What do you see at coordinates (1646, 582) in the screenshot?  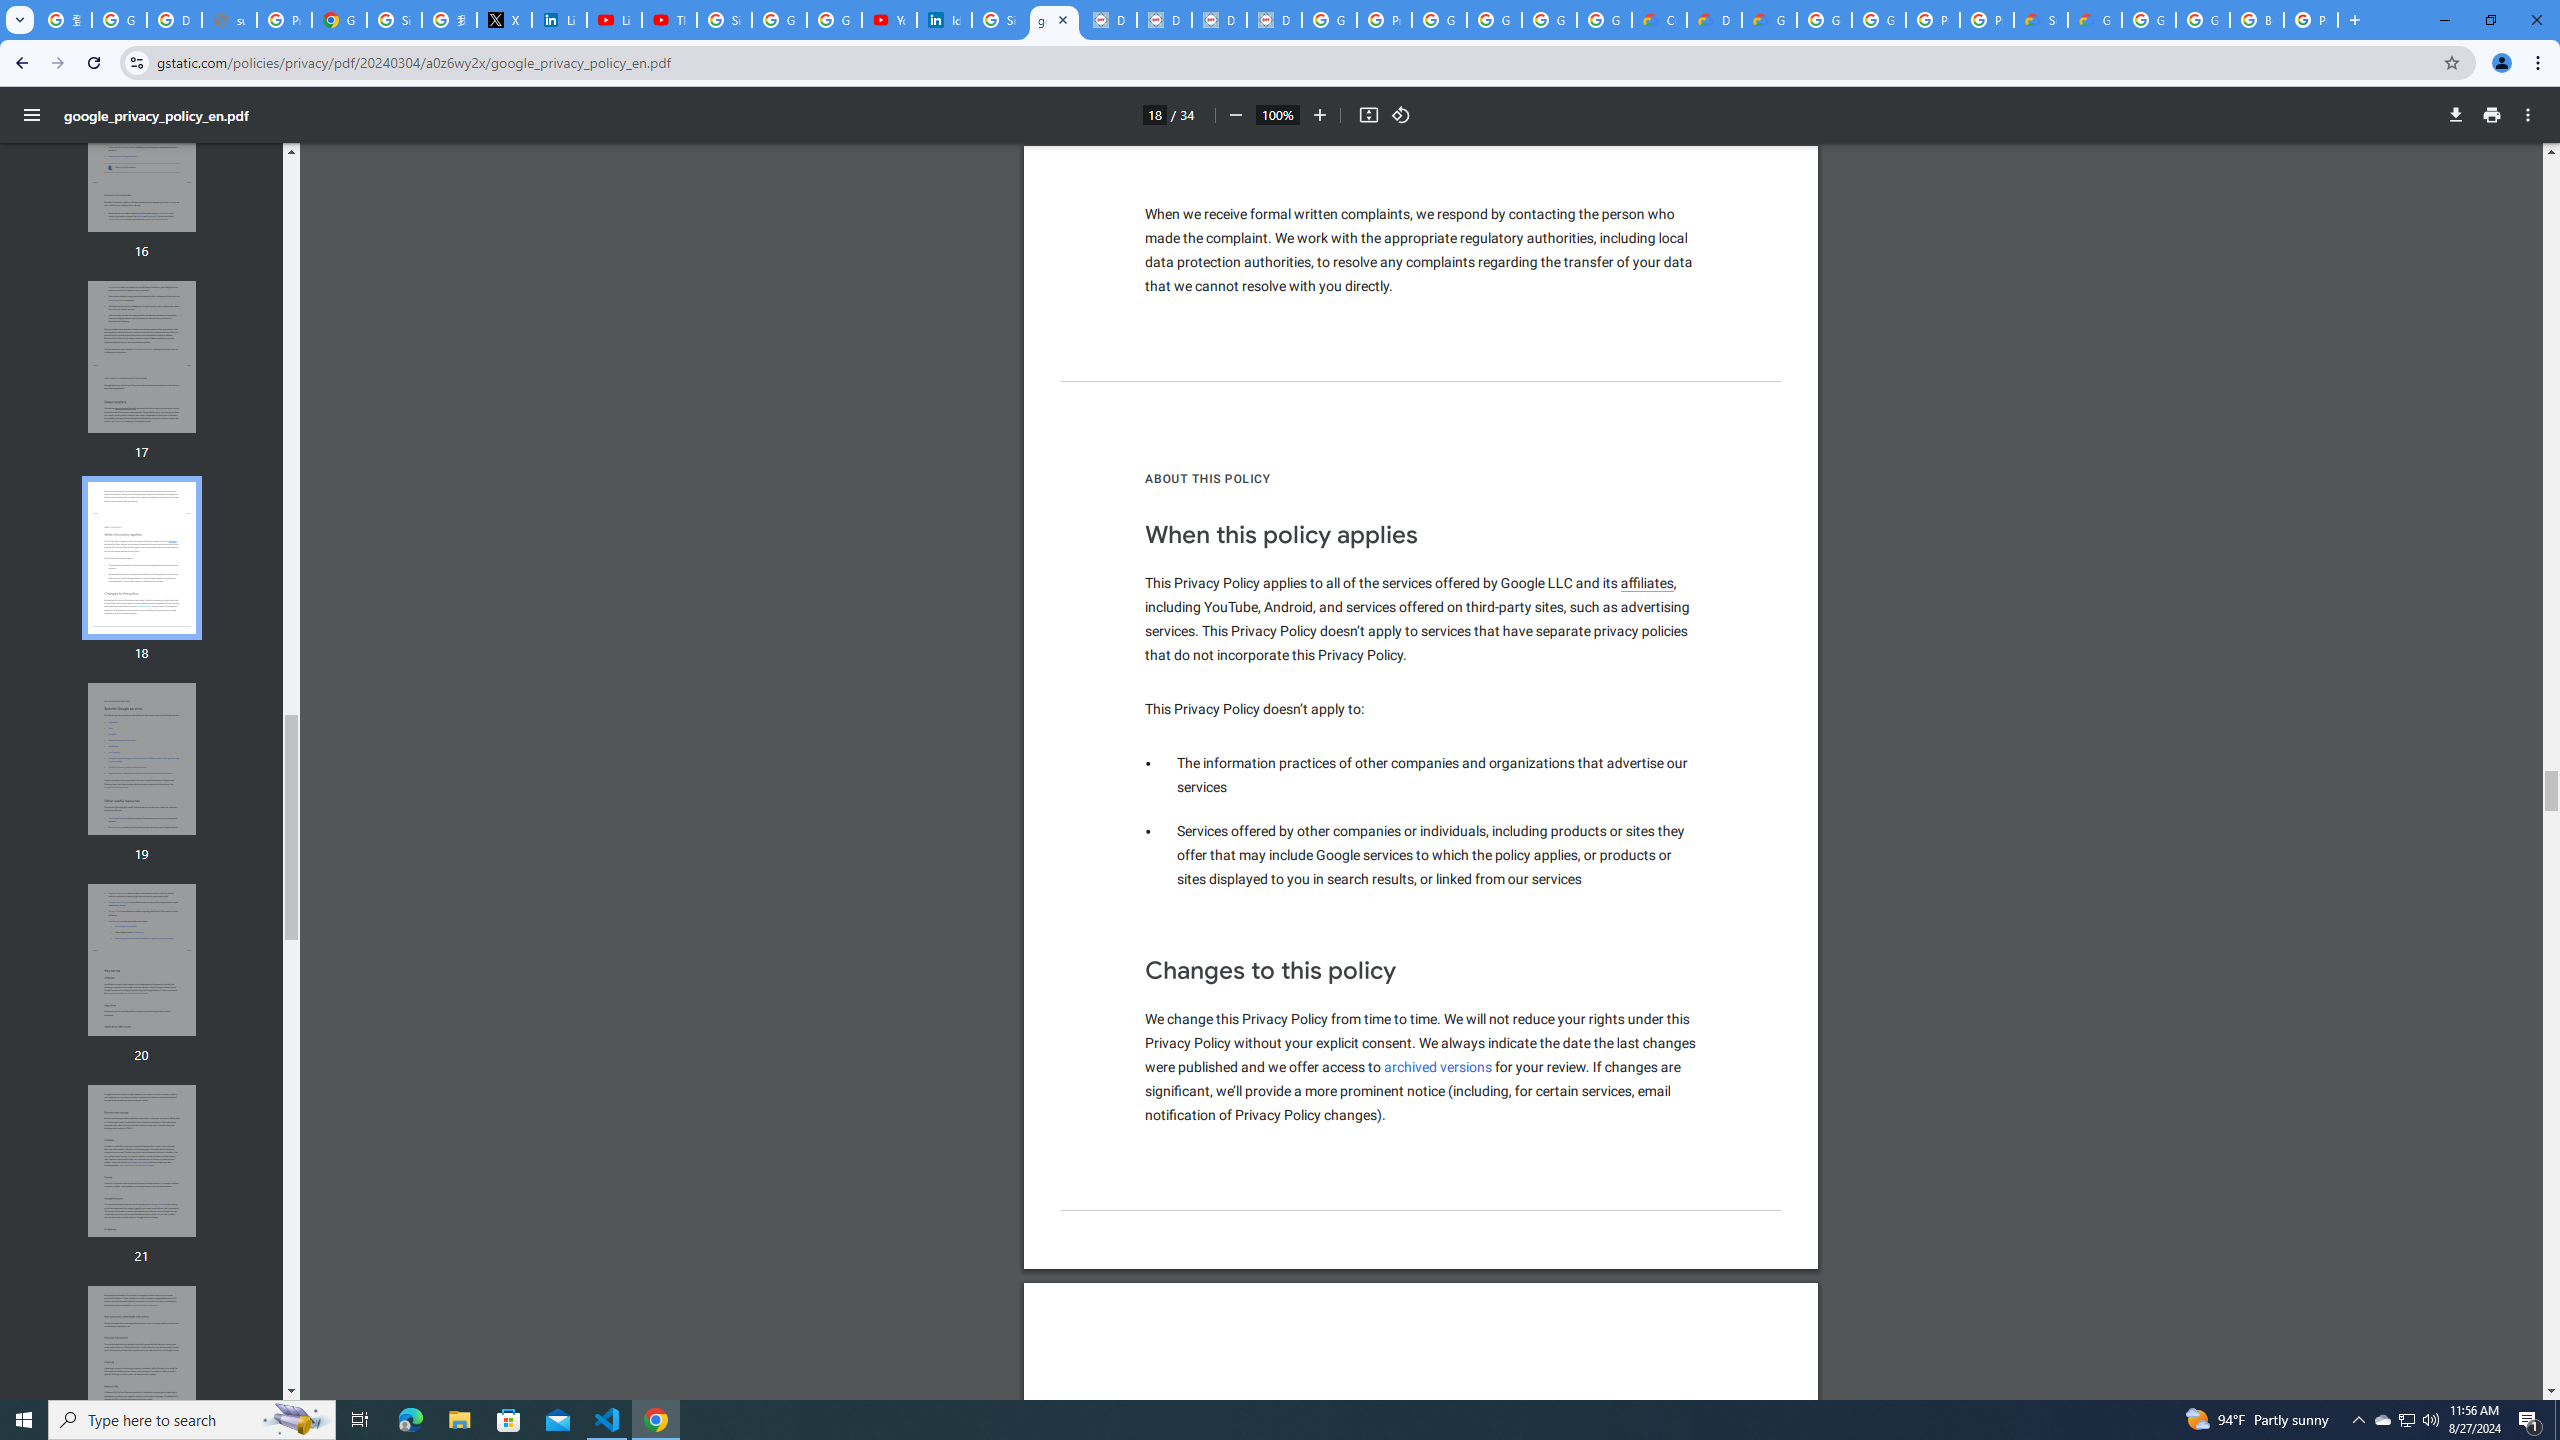 I see `'affiliates'` at bounding box center [1646, 582].